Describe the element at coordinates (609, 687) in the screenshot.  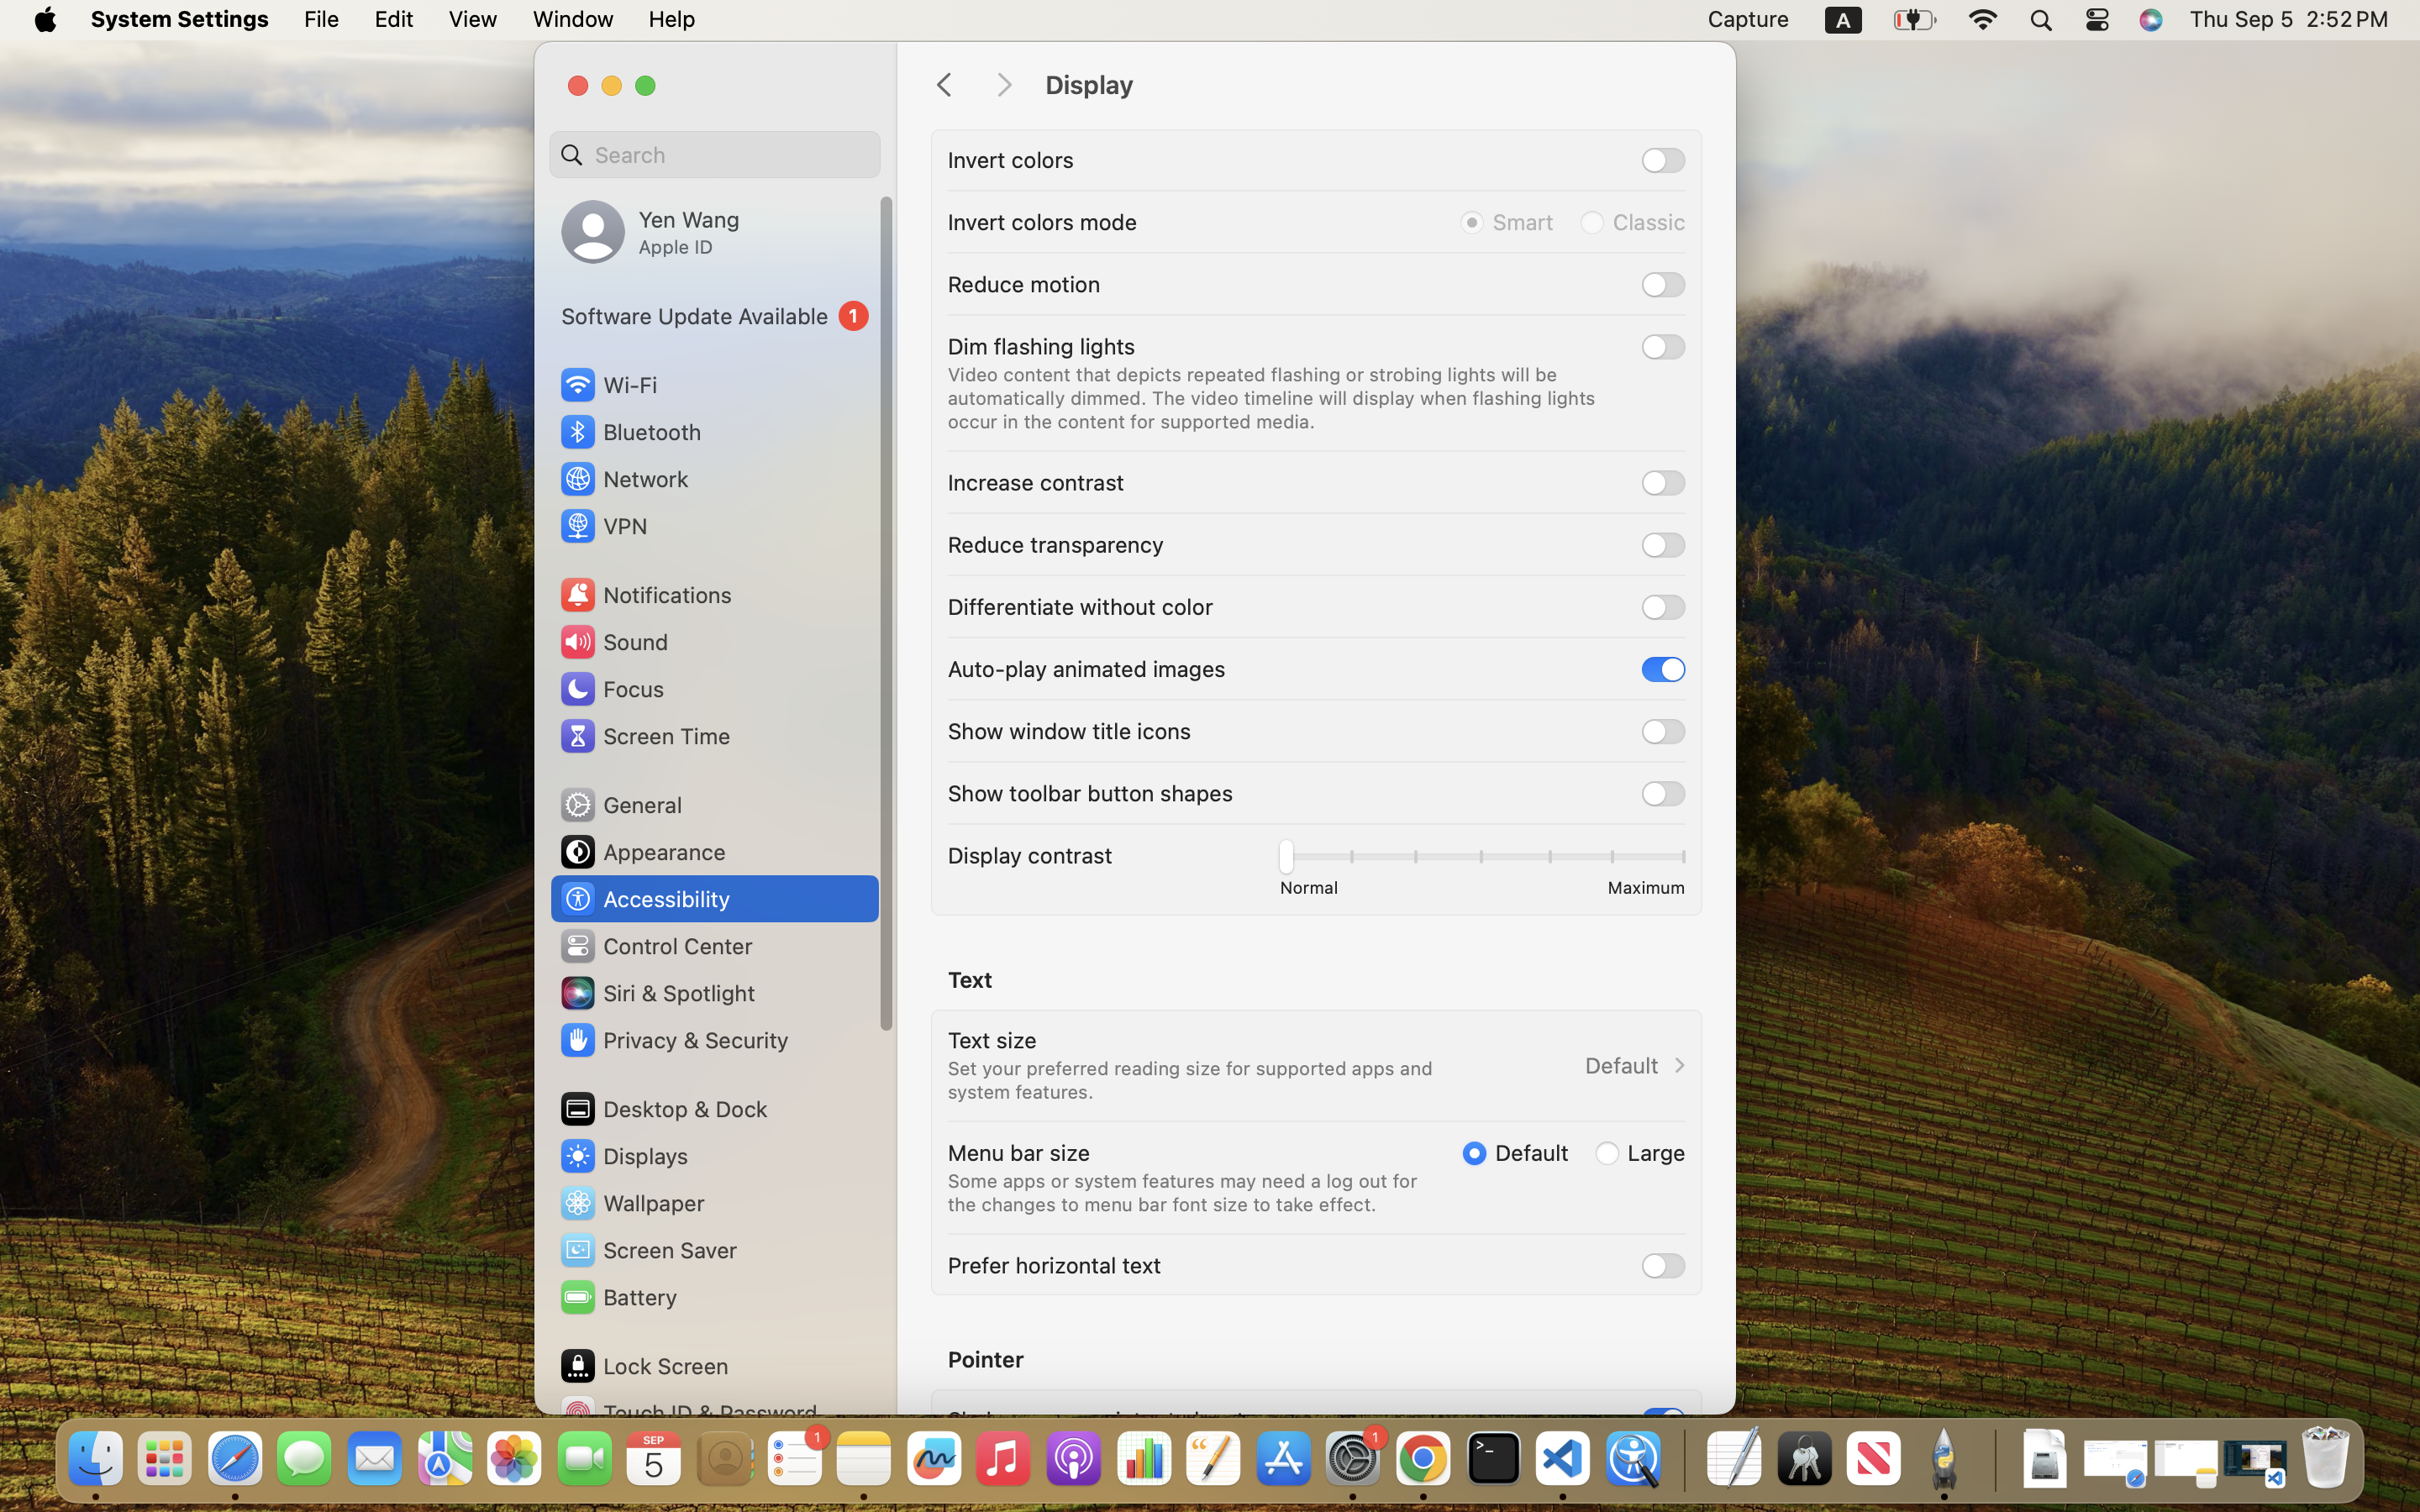
I see `'Focus'` at that location.